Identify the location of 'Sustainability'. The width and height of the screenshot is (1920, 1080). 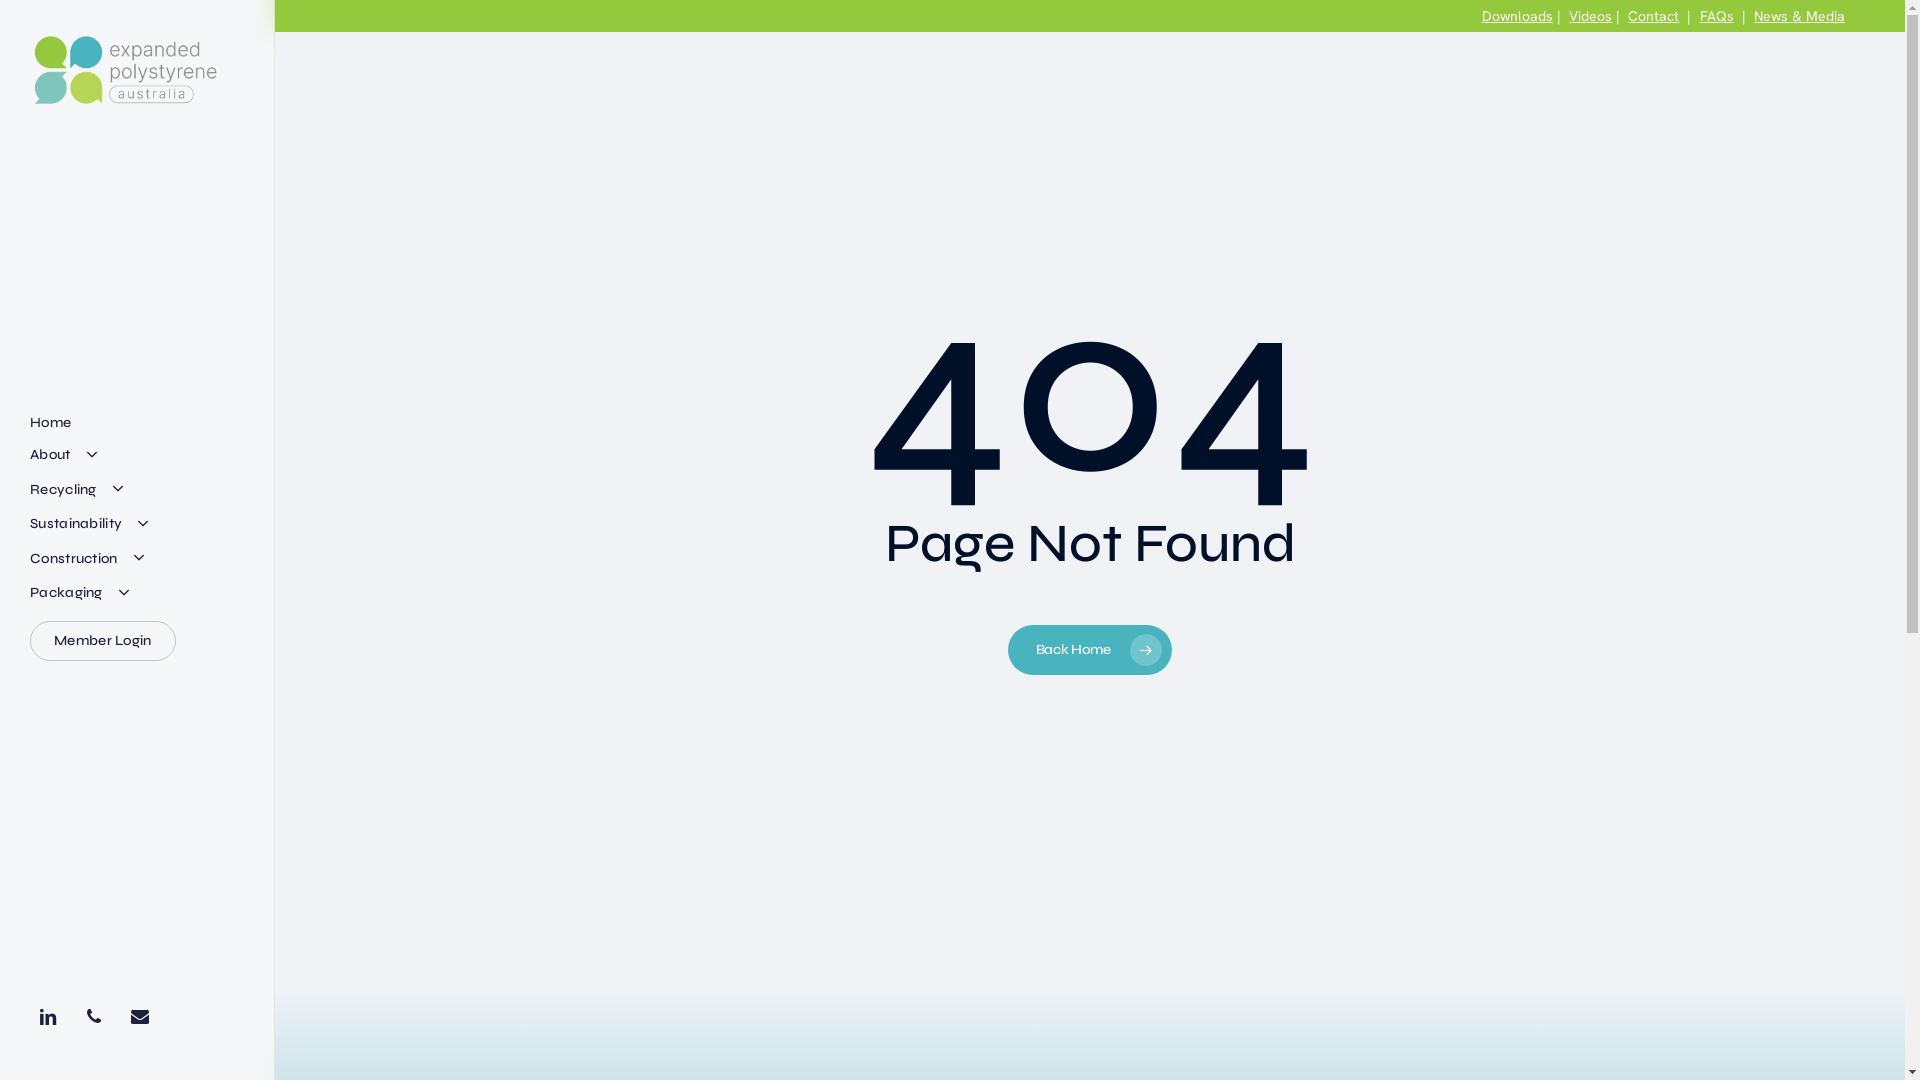
(90, 523).